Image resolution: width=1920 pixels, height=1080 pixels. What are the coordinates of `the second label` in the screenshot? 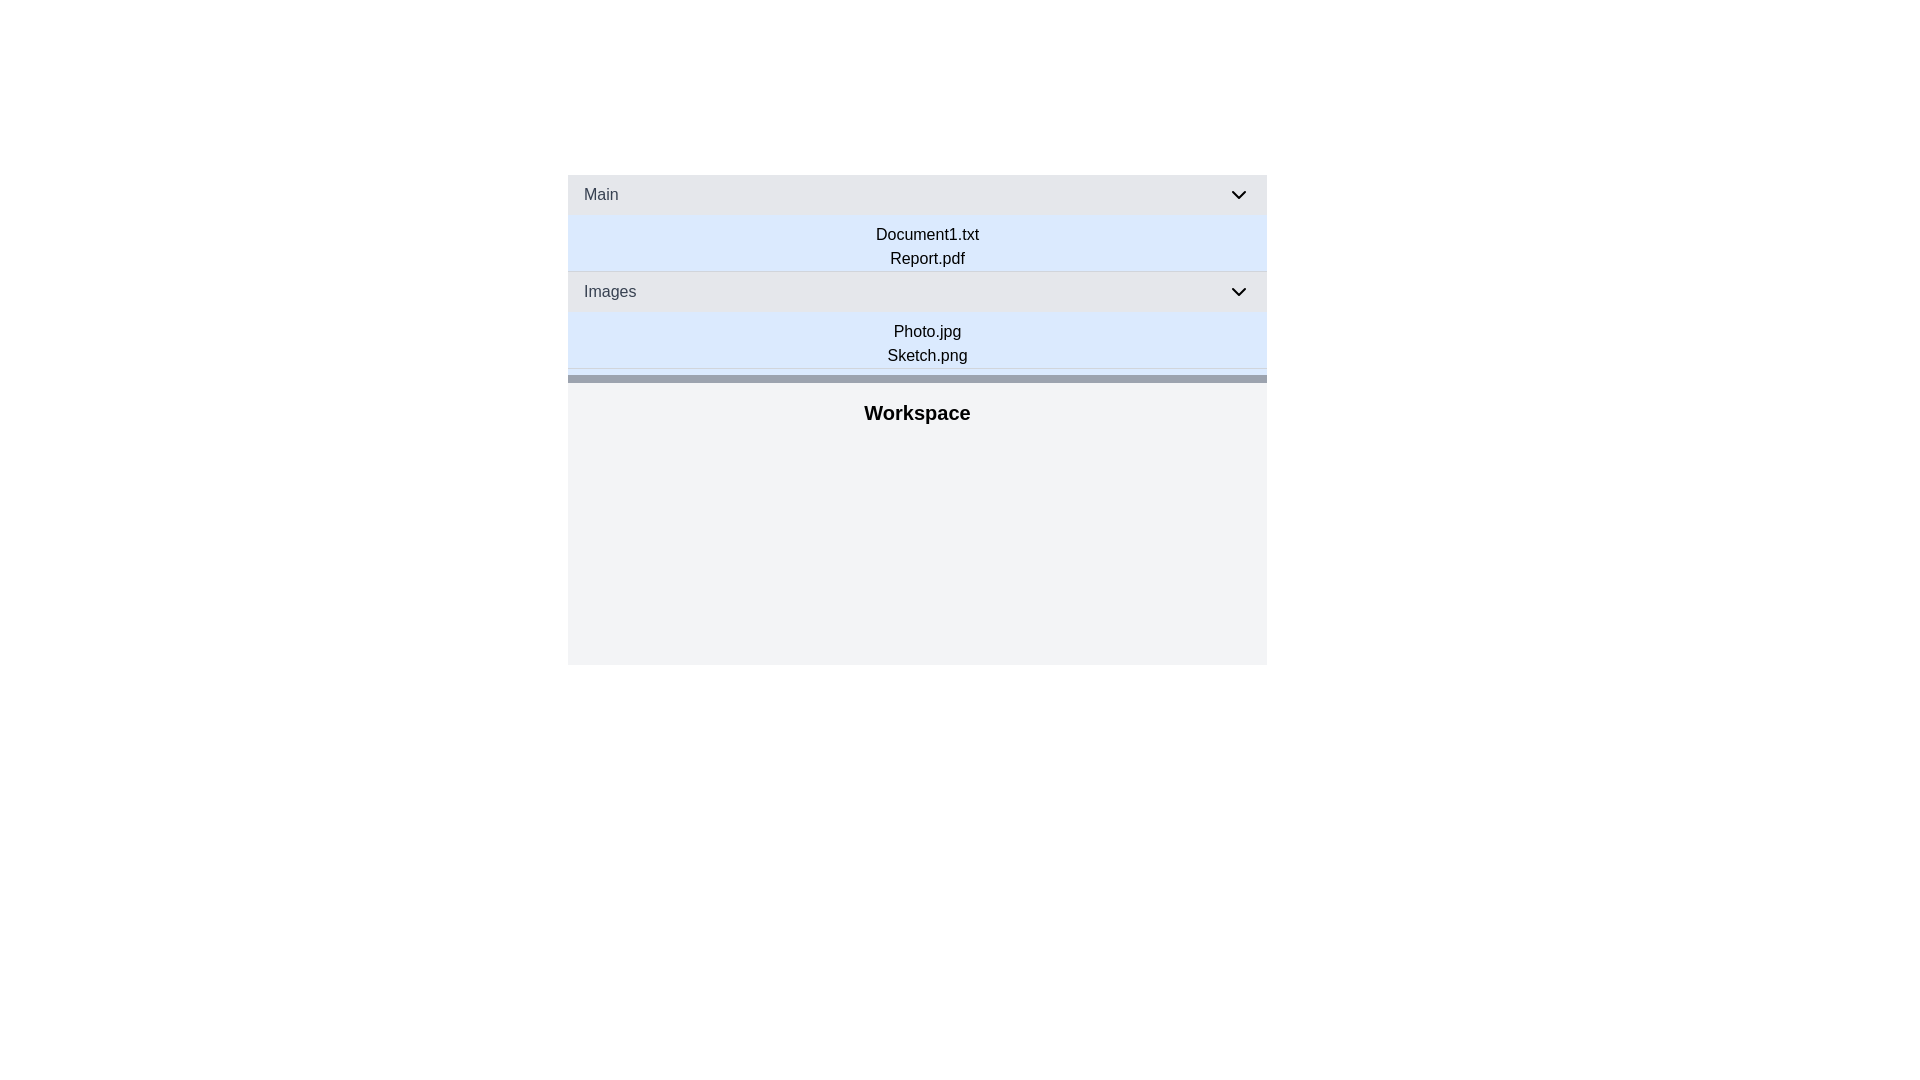 It's located at (926, 257).